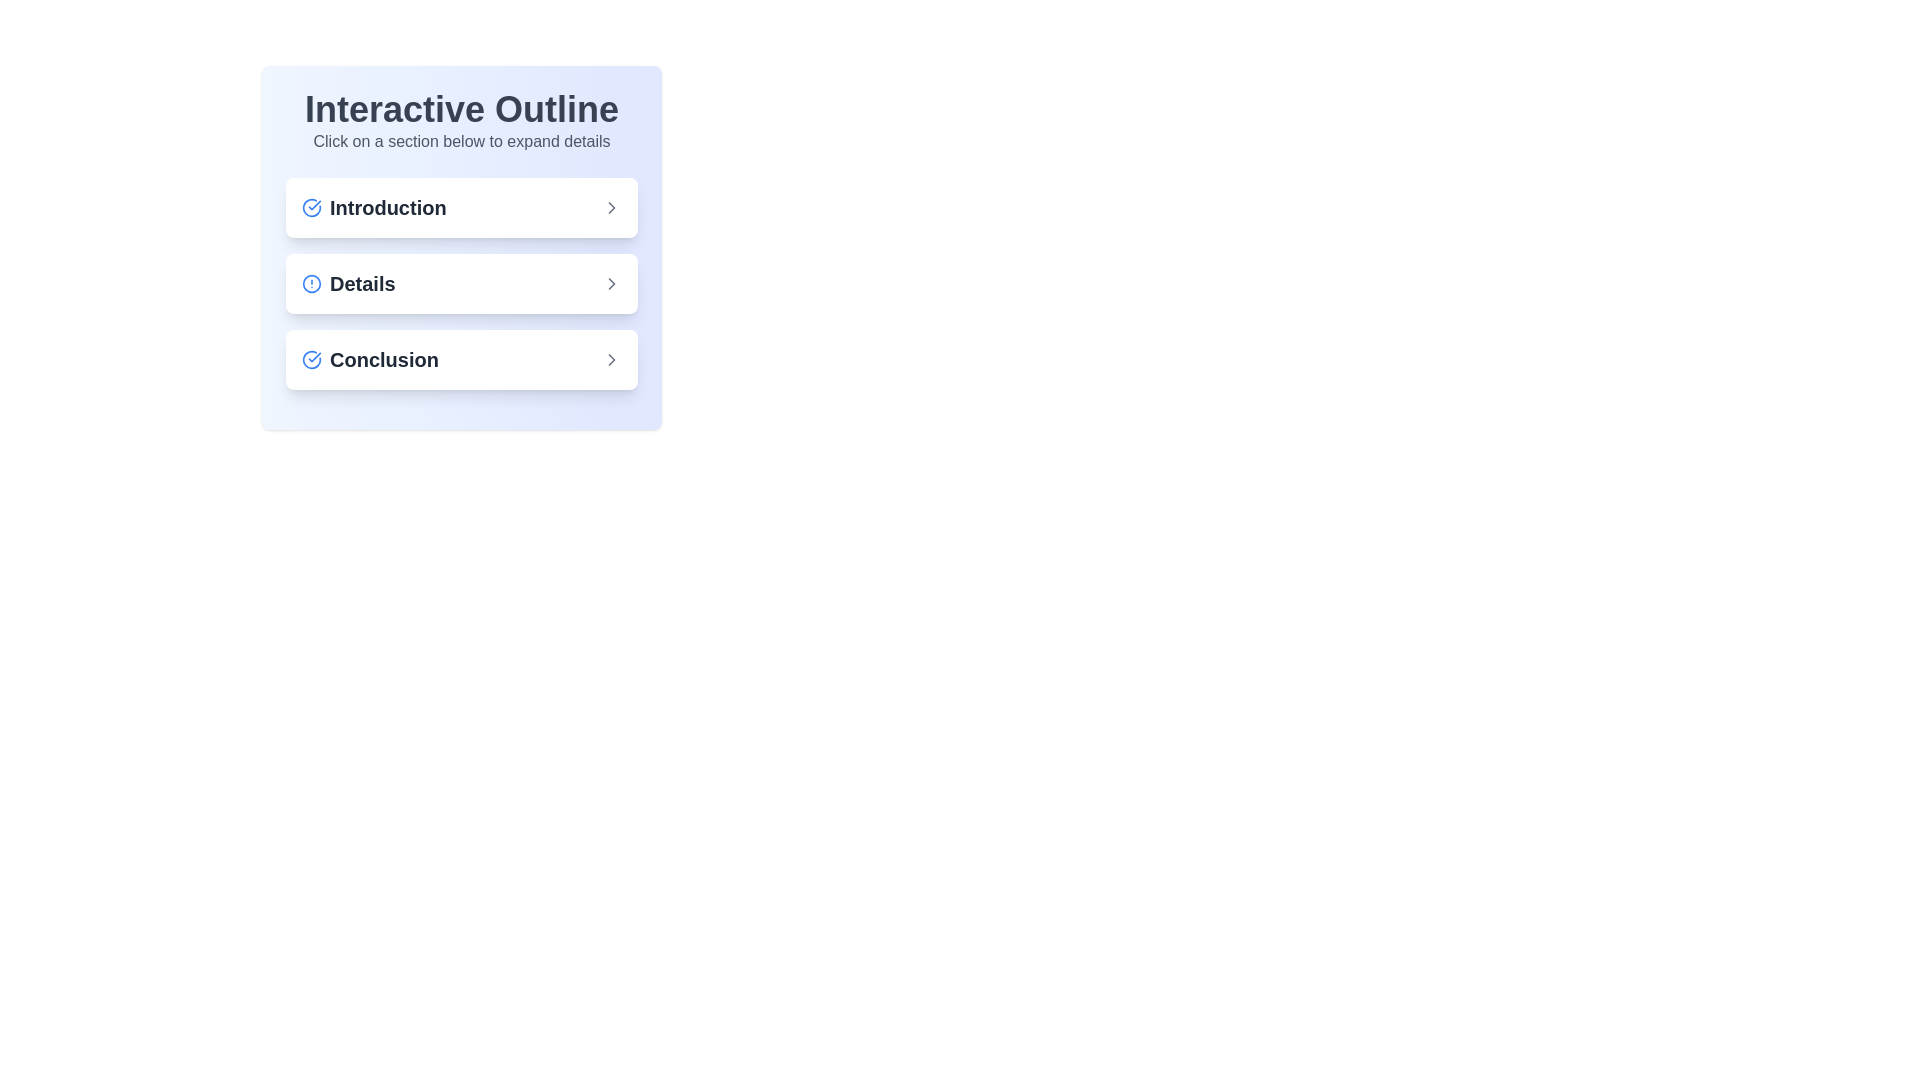 This screenshot has width=1920, height=1080. I want to click on the Right-pointing arrow icon located in the 'Conclusion' section, which indicates expandable content, so click(610, 358).